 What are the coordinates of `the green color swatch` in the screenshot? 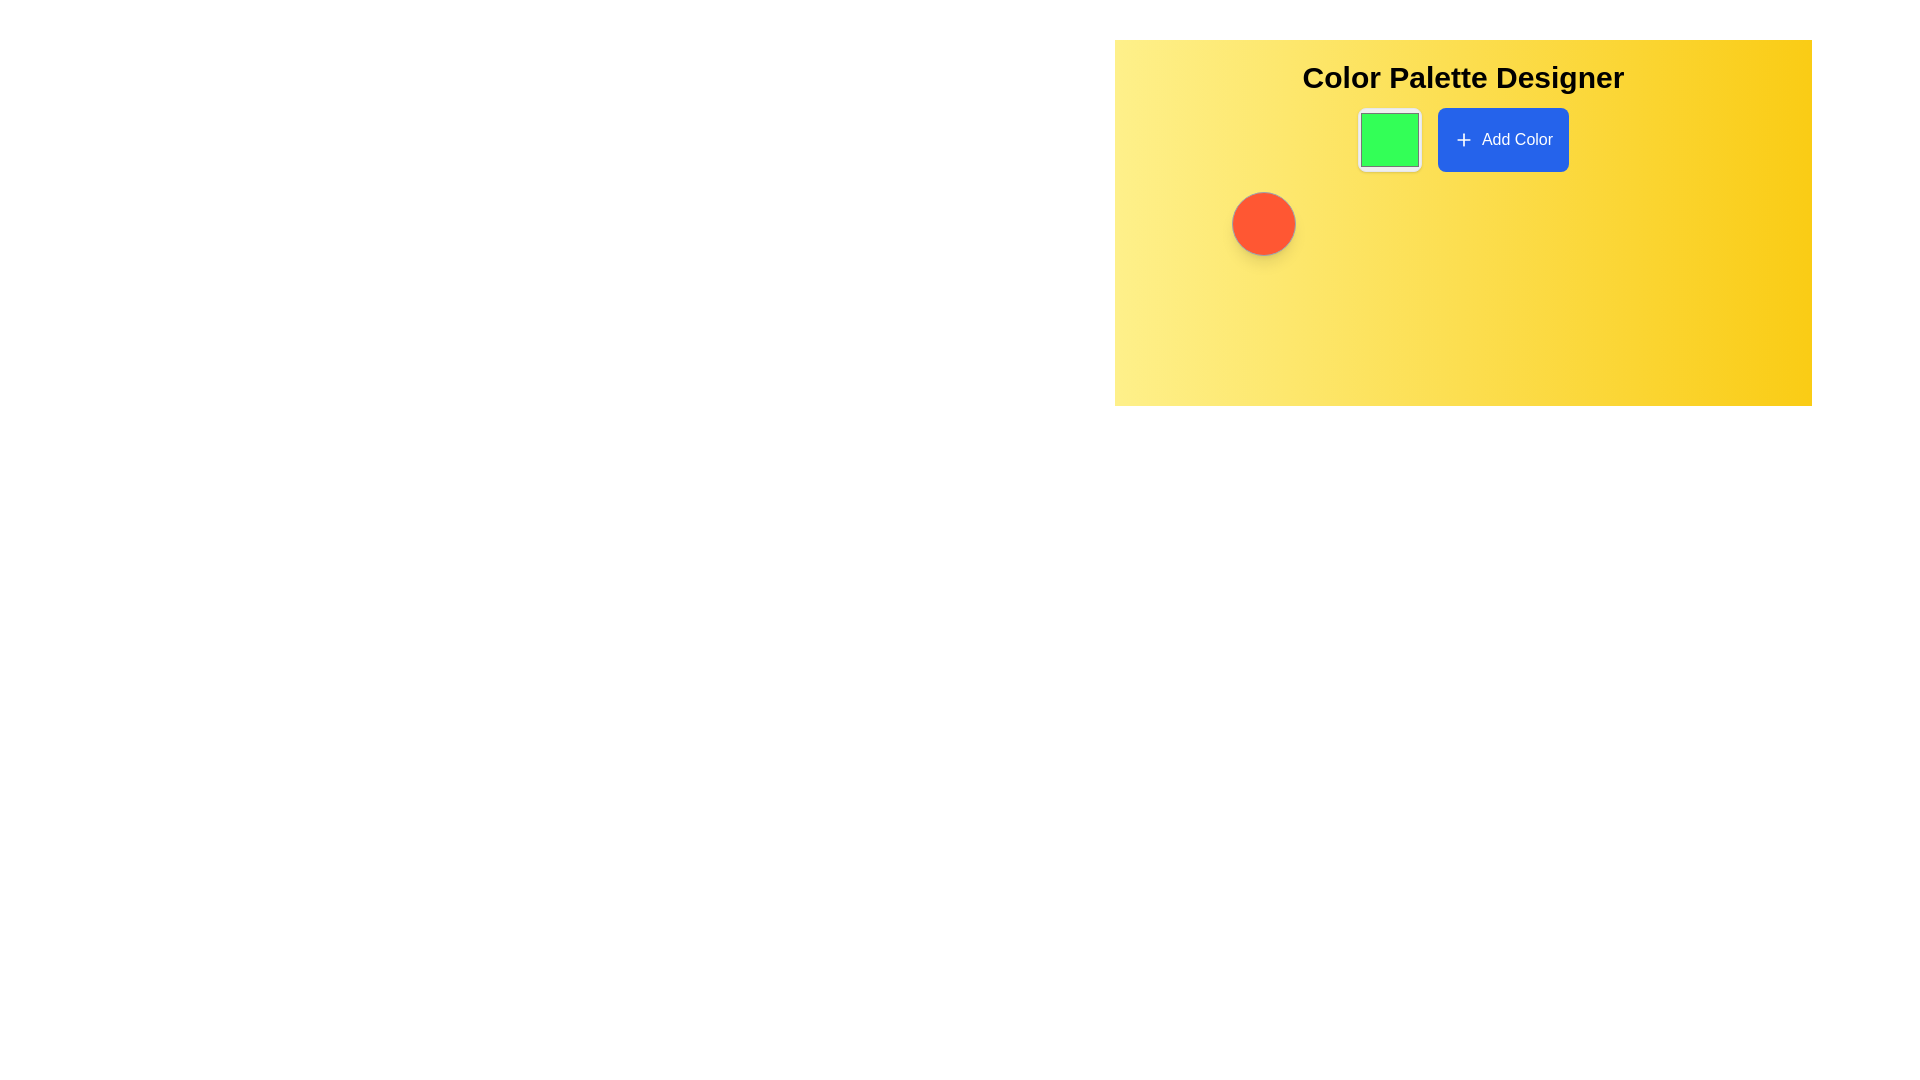 It's located at (1388, 138).